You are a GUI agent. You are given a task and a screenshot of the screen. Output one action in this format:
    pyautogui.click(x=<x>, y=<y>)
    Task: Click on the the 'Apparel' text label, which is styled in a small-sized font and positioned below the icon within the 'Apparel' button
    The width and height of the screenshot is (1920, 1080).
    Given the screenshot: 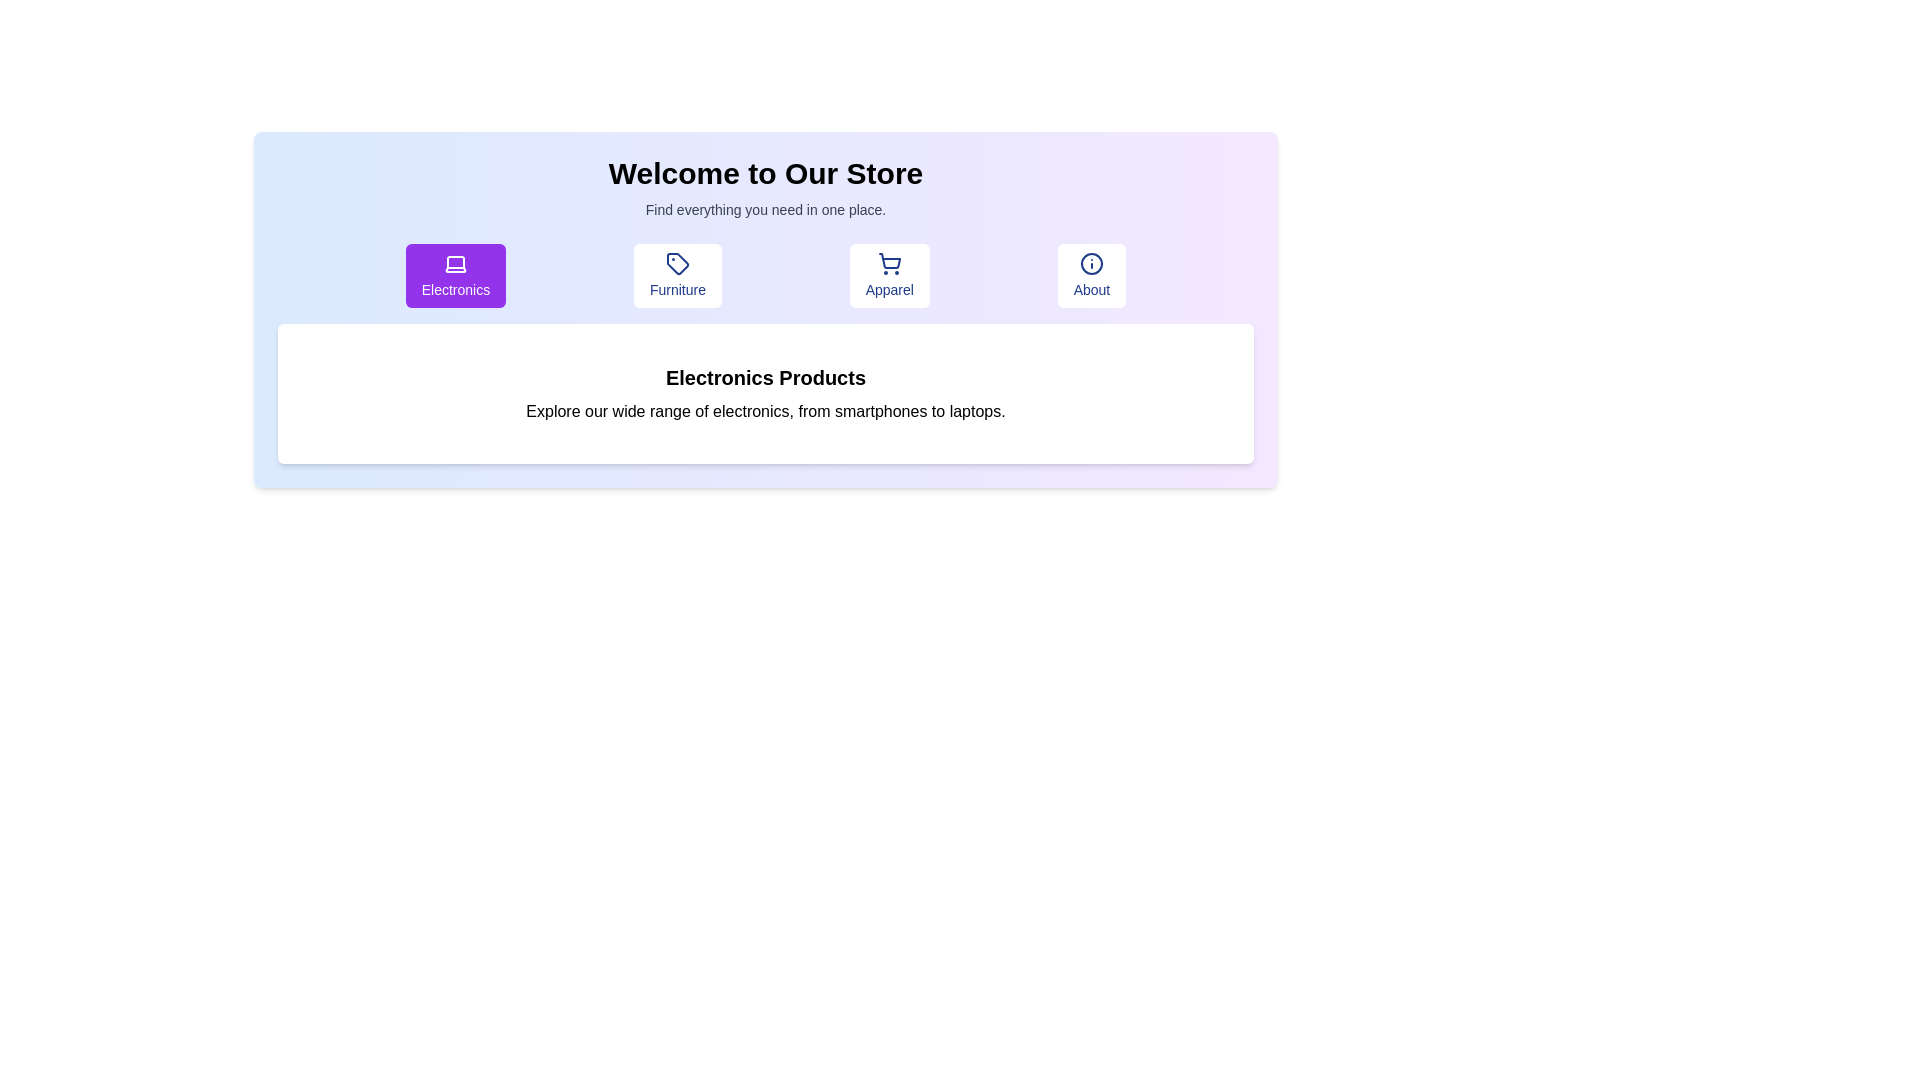 What is the action you would take?
    pyautogui.click(x=888, y=289)
    